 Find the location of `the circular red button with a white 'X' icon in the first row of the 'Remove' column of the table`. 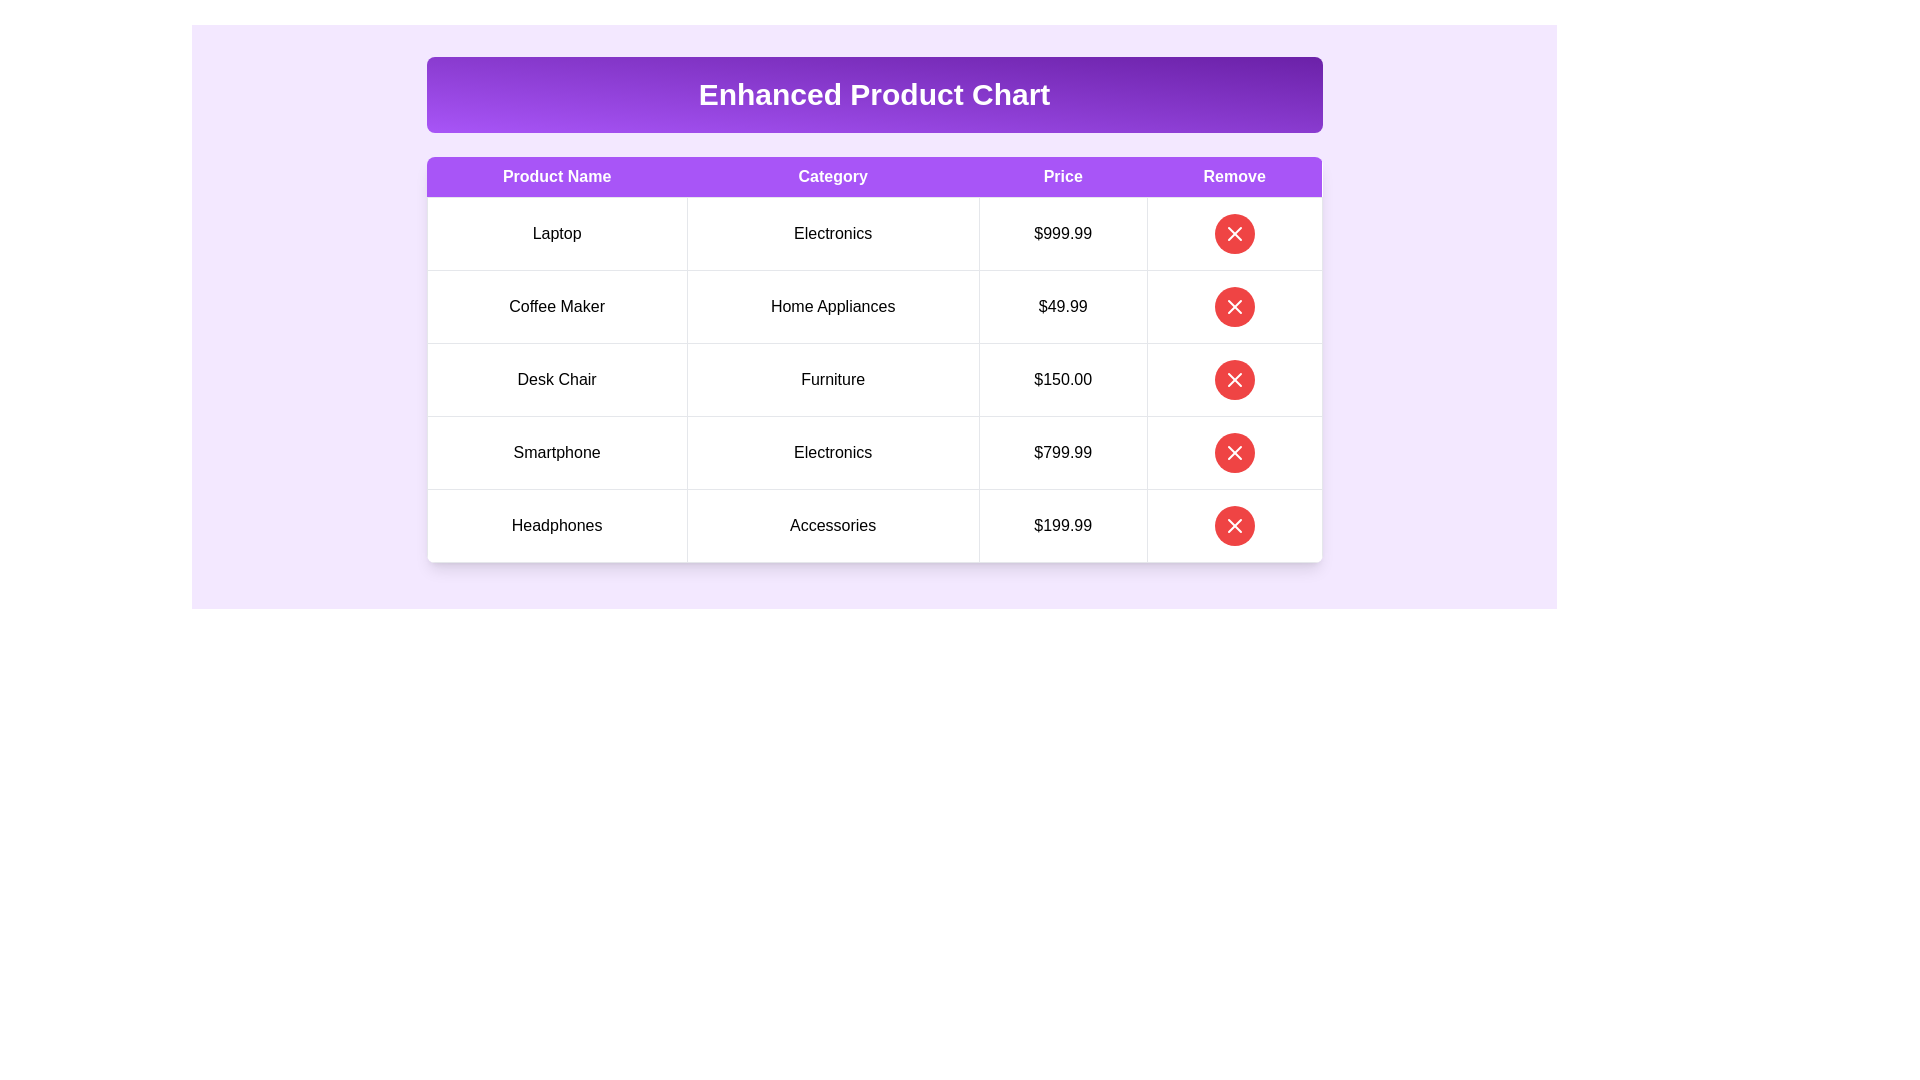

the circular red button with a white 'X' icon in the first row of the 'Remove' column of the table is located at coordinates (1232, 233).